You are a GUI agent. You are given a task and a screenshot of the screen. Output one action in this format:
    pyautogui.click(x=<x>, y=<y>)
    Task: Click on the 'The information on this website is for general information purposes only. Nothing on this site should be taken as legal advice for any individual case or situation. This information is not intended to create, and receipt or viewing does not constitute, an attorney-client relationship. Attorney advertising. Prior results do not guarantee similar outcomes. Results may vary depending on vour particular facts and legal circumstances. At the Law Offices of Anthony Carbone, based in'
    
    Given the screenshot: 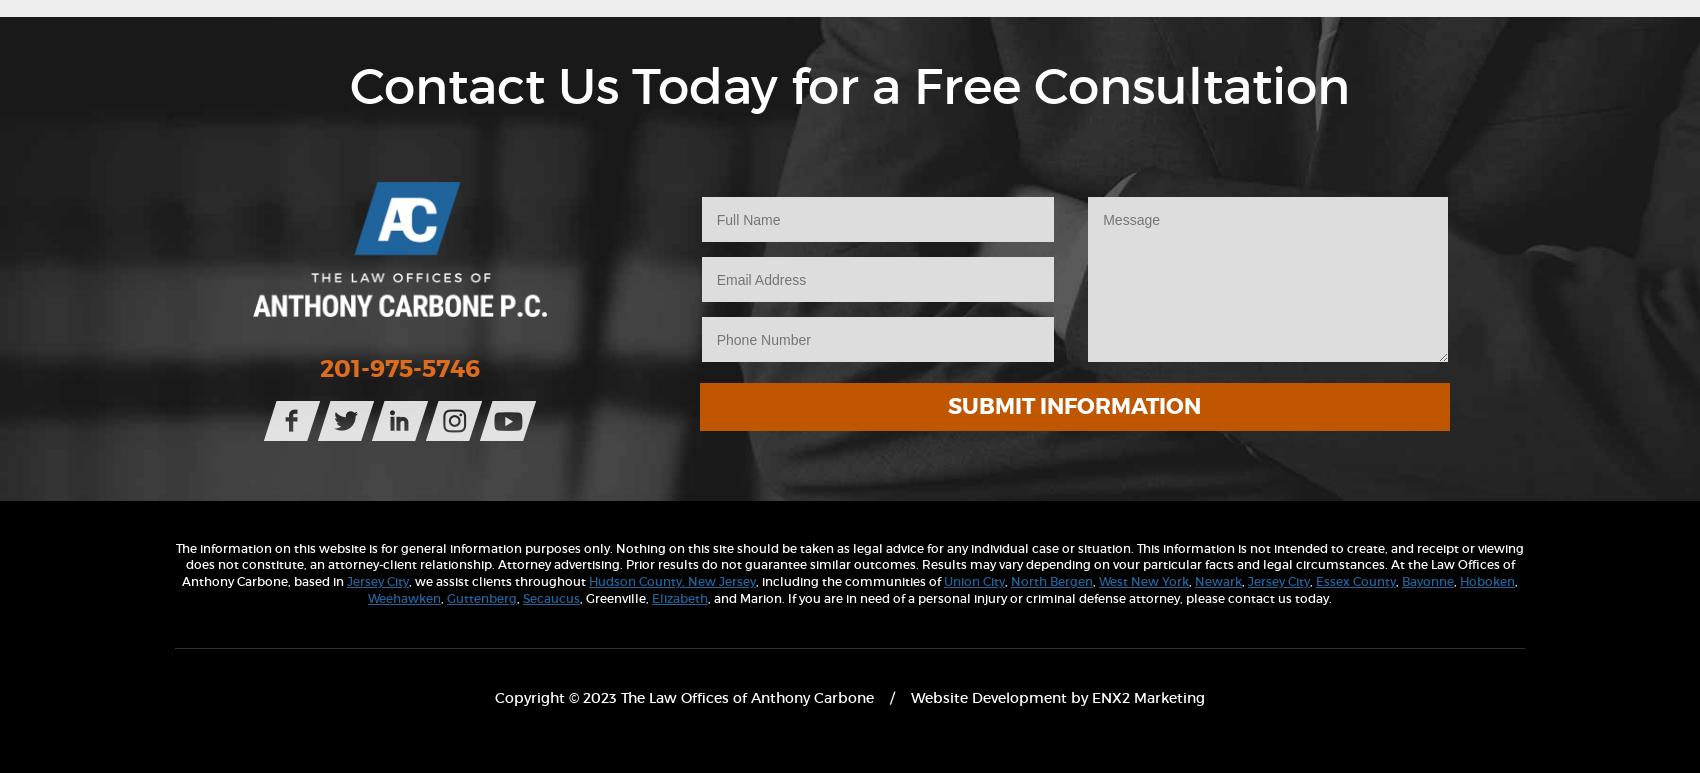 What is the action you would take?
    pyautogui.click(x=850, y=564)
    